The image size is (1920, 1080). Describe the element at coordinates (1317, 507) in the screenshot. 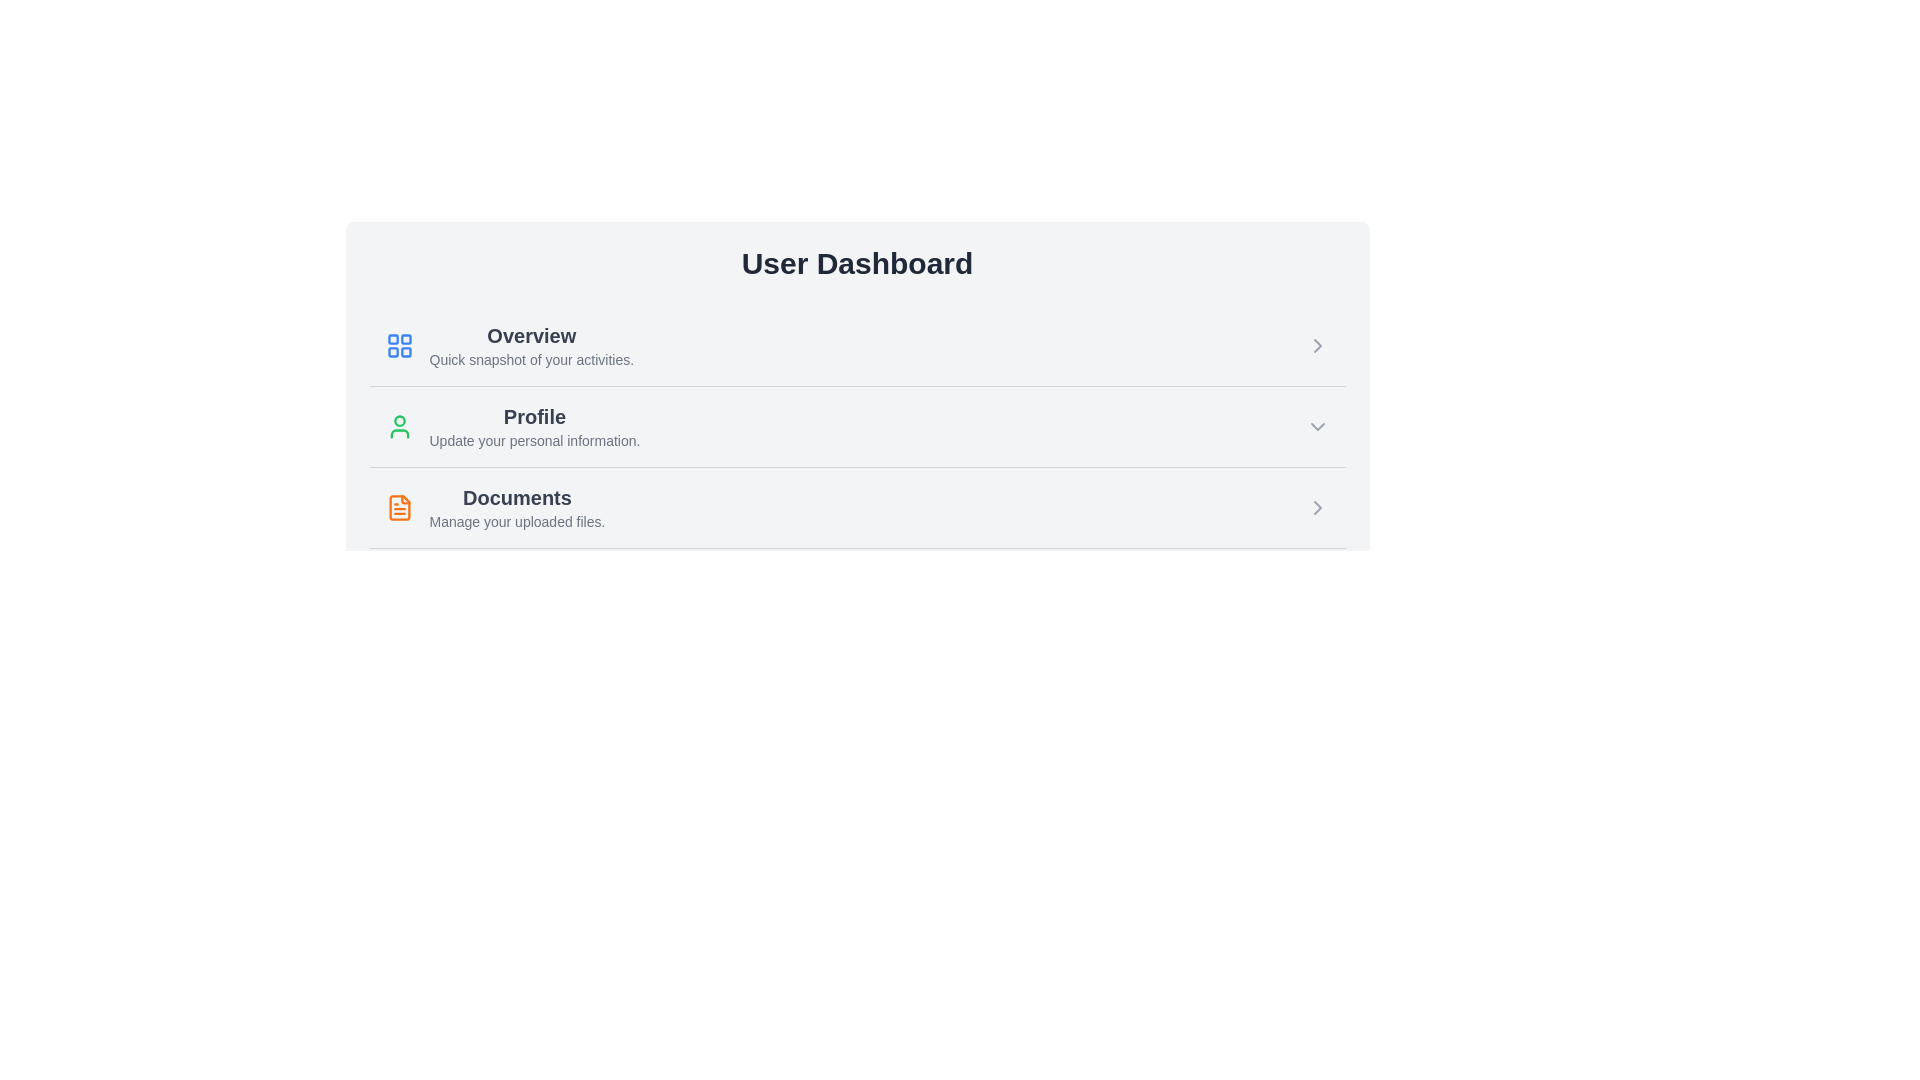

I see `the right-facing chevron arrow icon at the end of the 'Documents' row in the user dashboard interface` at that location.